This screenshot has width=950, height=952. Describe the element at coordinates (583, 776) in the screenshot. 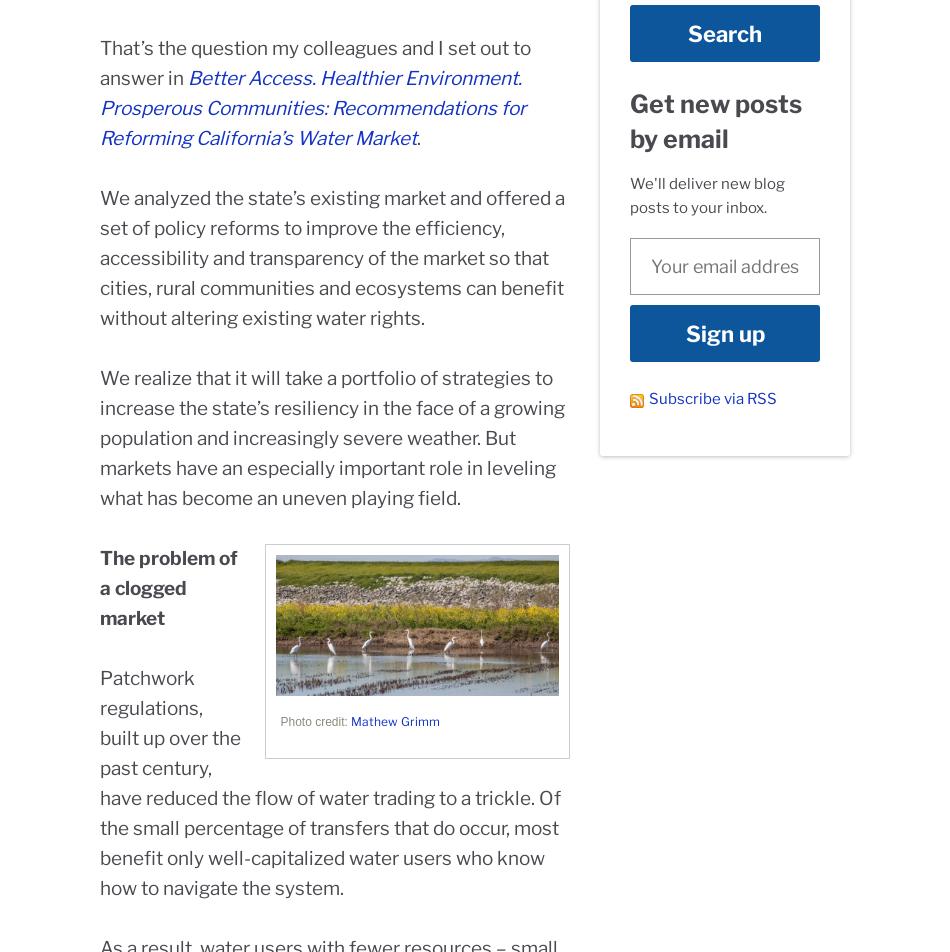

I see `'Reports and publications'` at that location.